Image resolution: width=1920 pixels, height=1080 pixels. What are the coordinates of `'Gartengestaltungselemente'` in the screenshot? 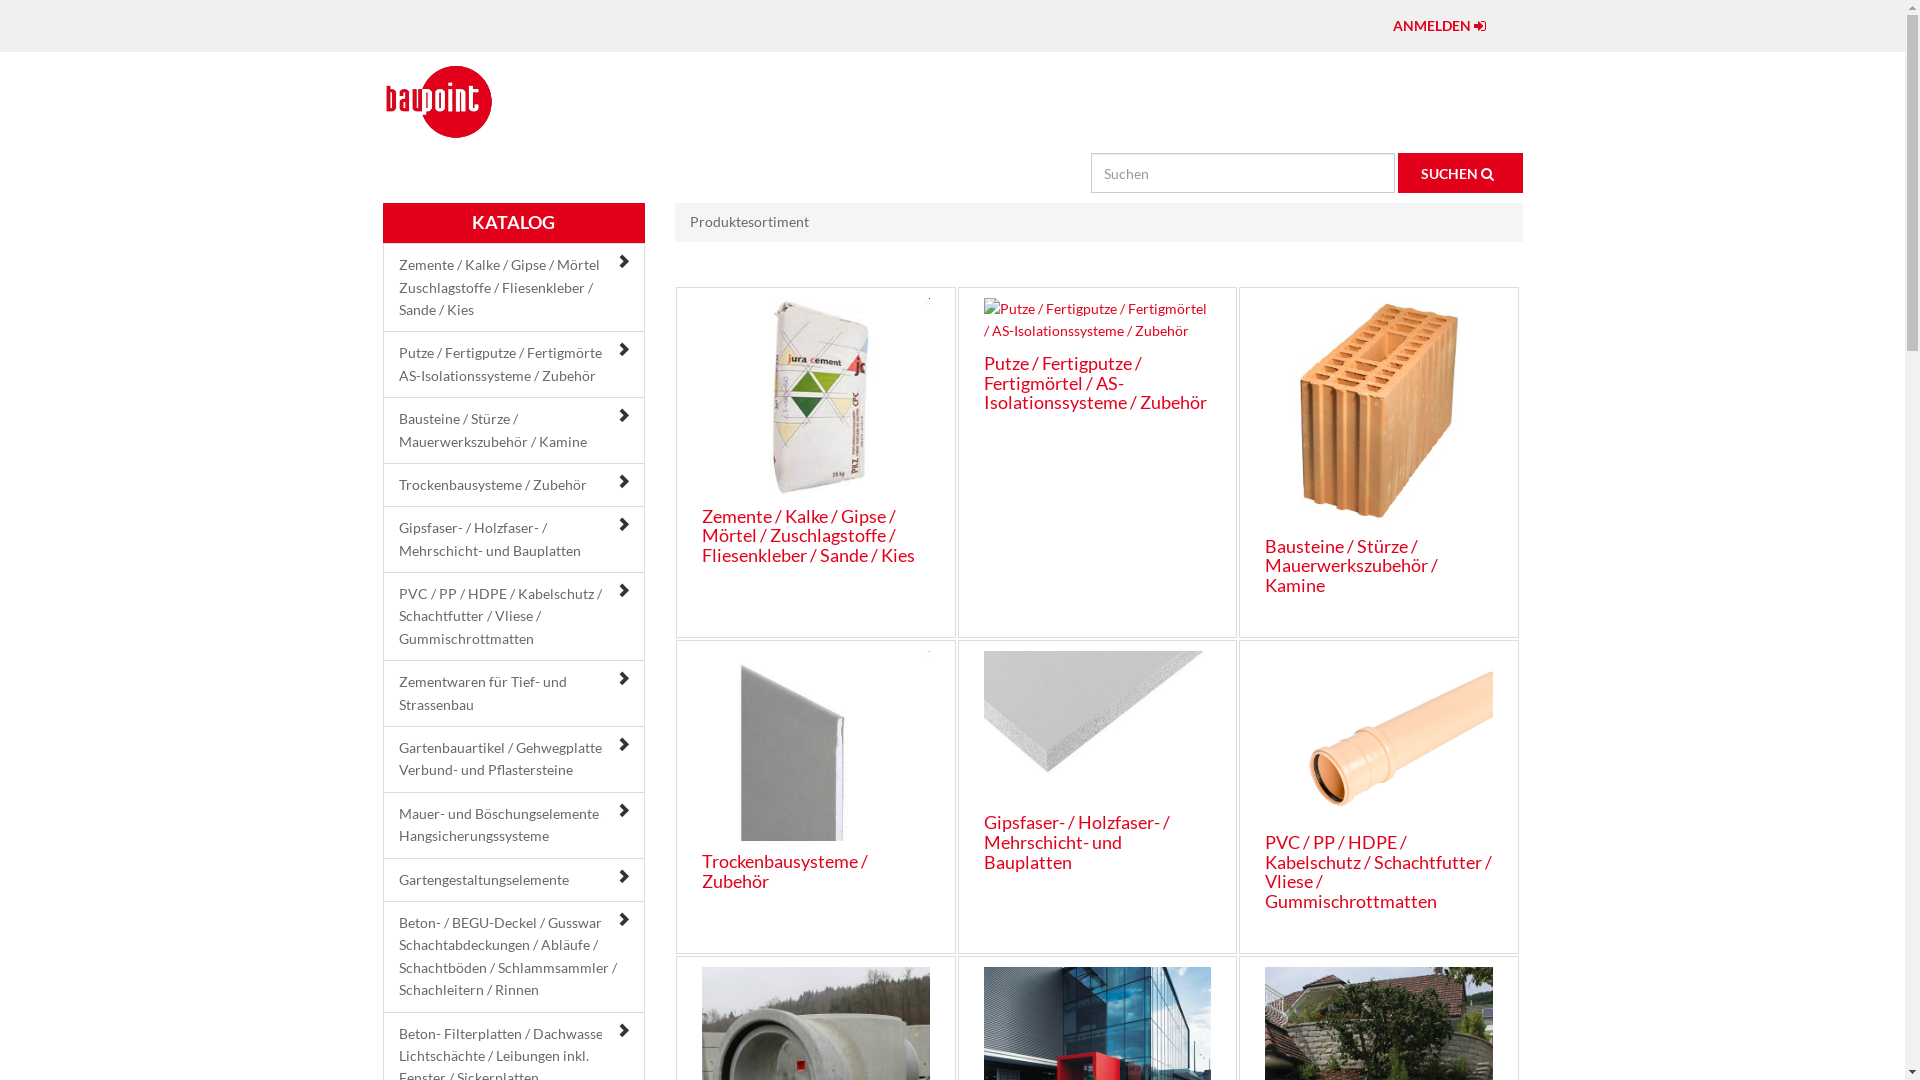 It's located at (398, 878).